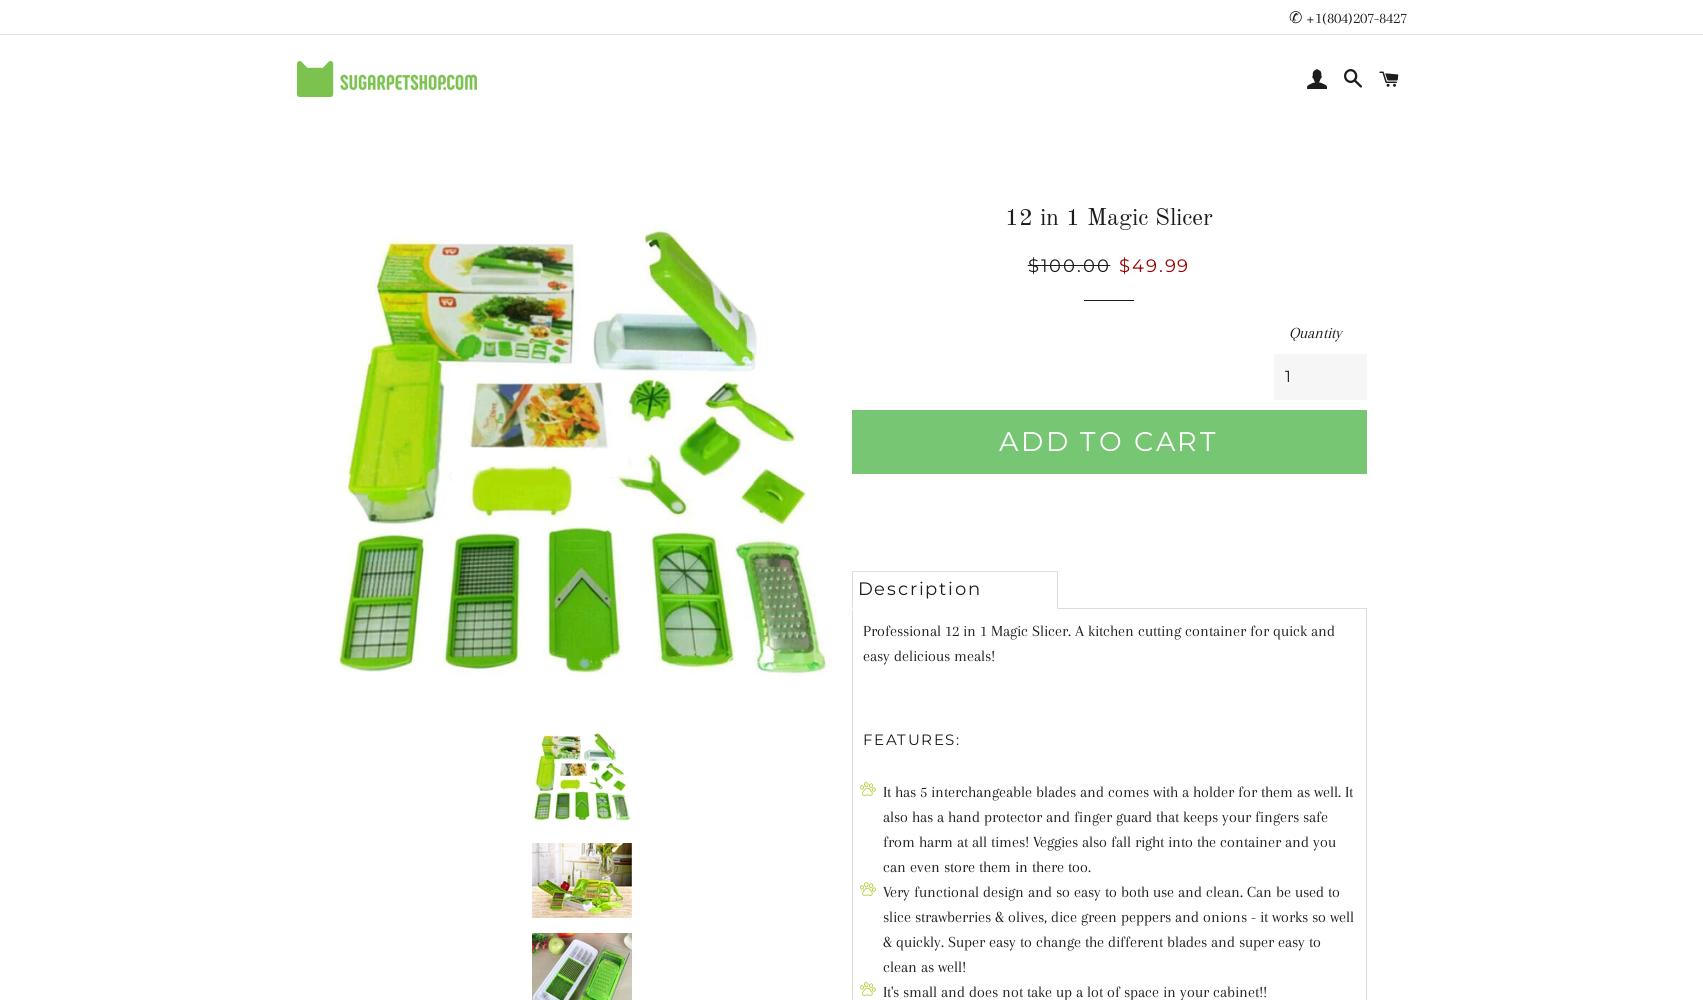  Describe the element at coordinates (1313, 331) in the screenshot. I see `'Quantity'` at that location.